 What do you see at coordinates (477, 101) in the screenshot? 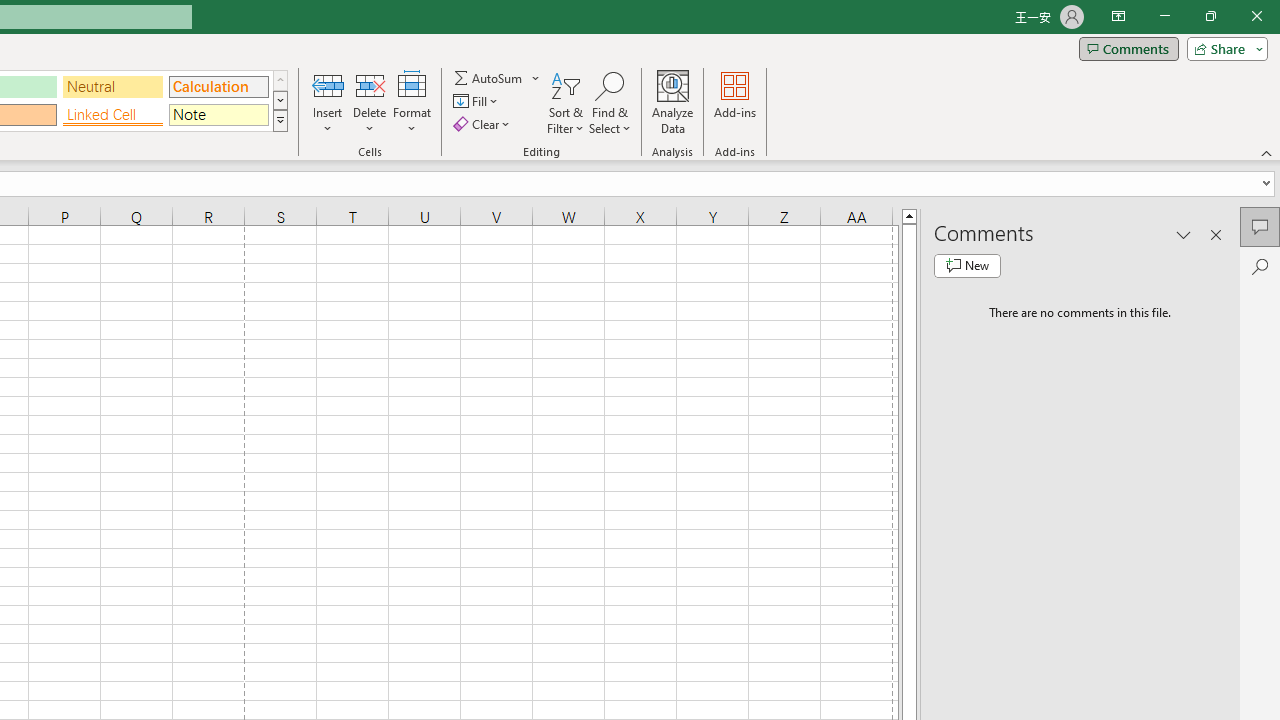
I see `'Fill'` at bounding box center [477, 101].